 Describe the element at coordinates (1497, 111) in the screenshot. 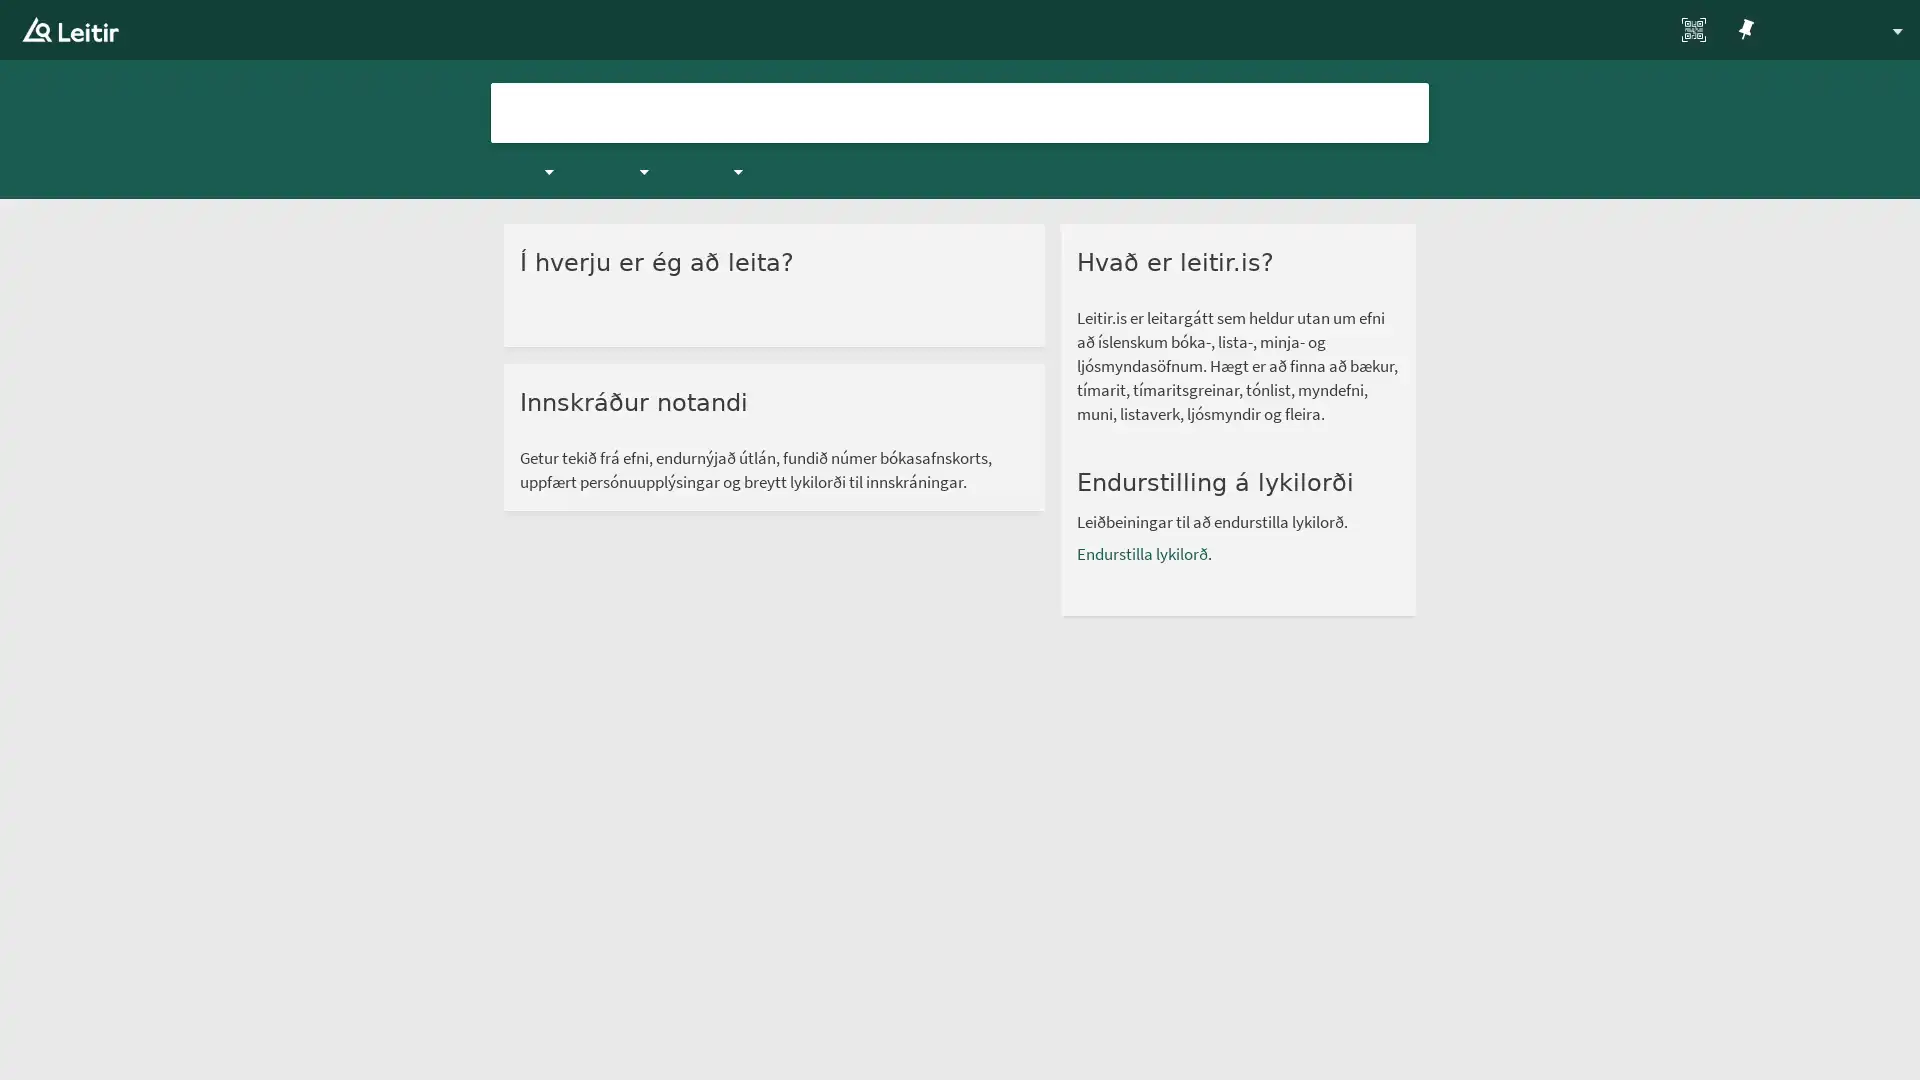

I see `Itarleg leit` at that location.